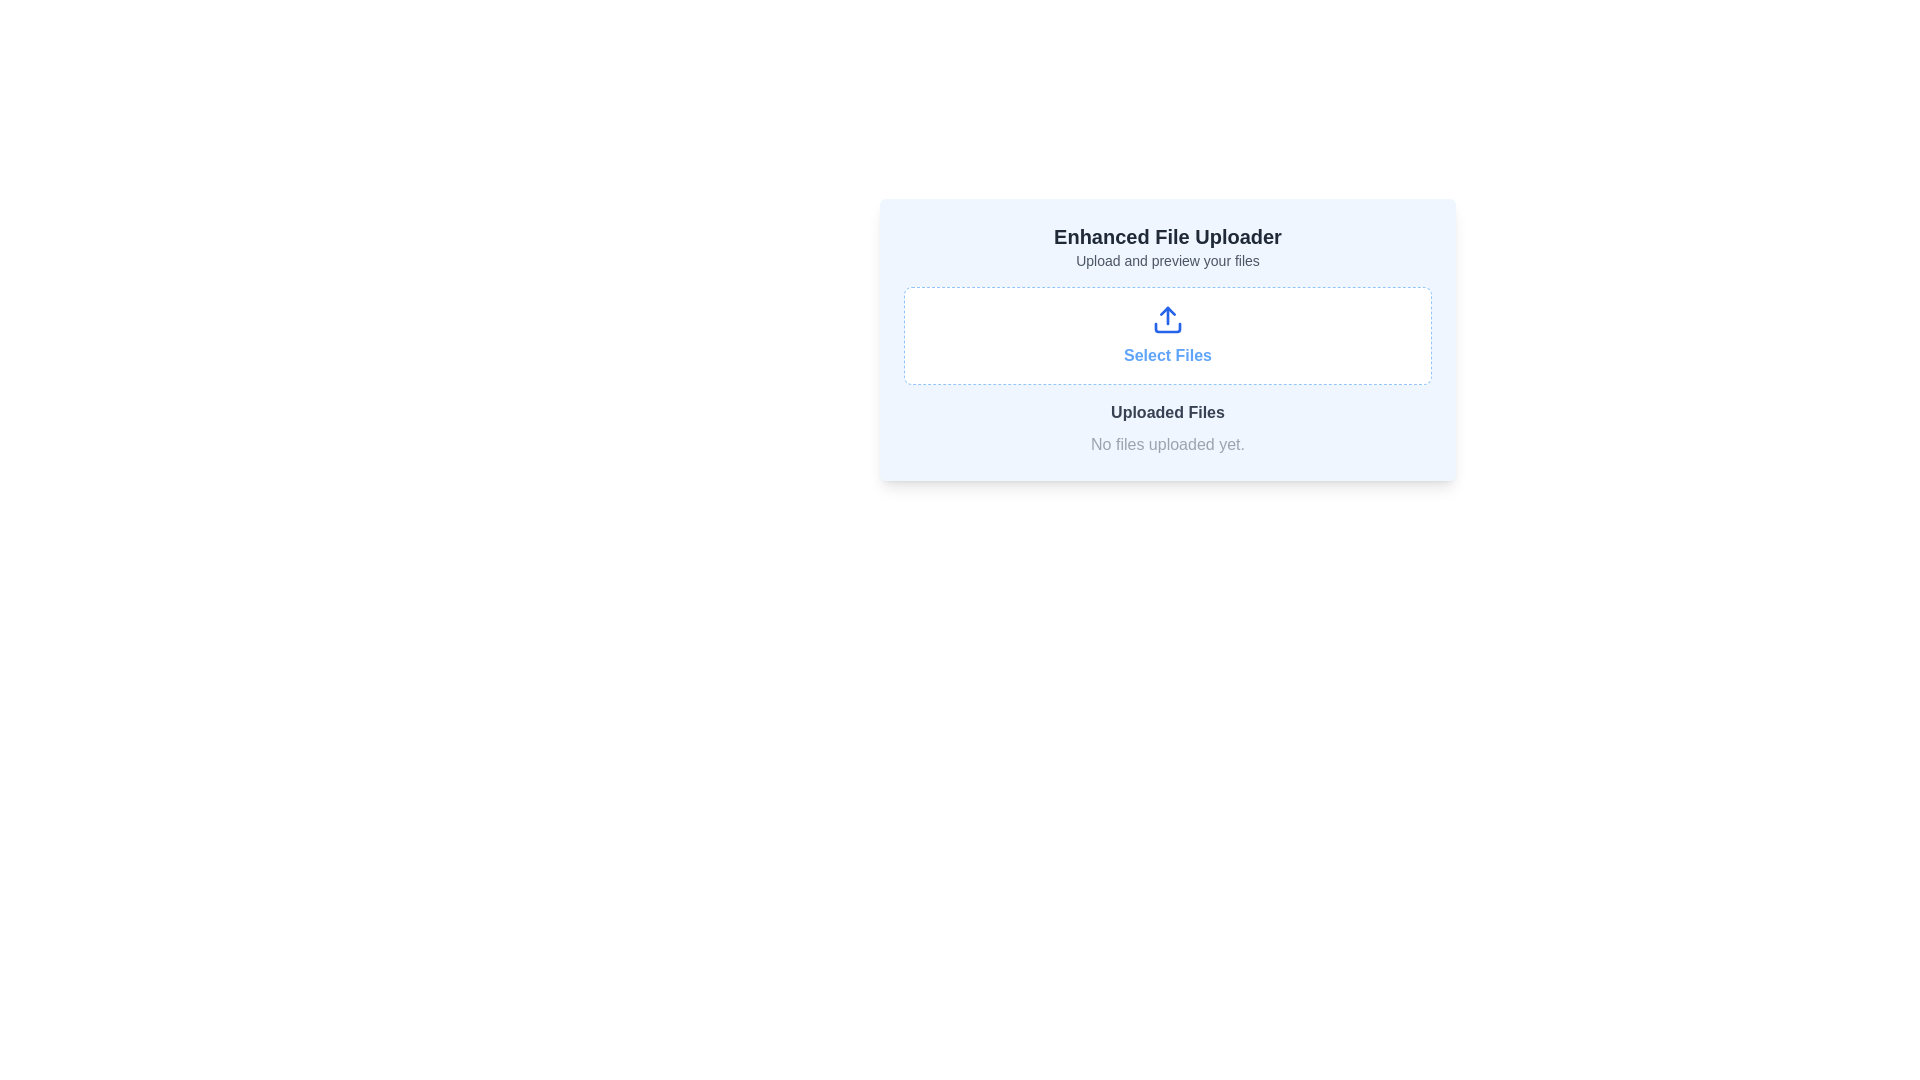 The width and height of the screenshot is (1920, 1080). I want to click on the instructional text label that informs users about the file uploader's purpose, positioned below the title 'Enhanced File Uploader', so click(1167, 260).